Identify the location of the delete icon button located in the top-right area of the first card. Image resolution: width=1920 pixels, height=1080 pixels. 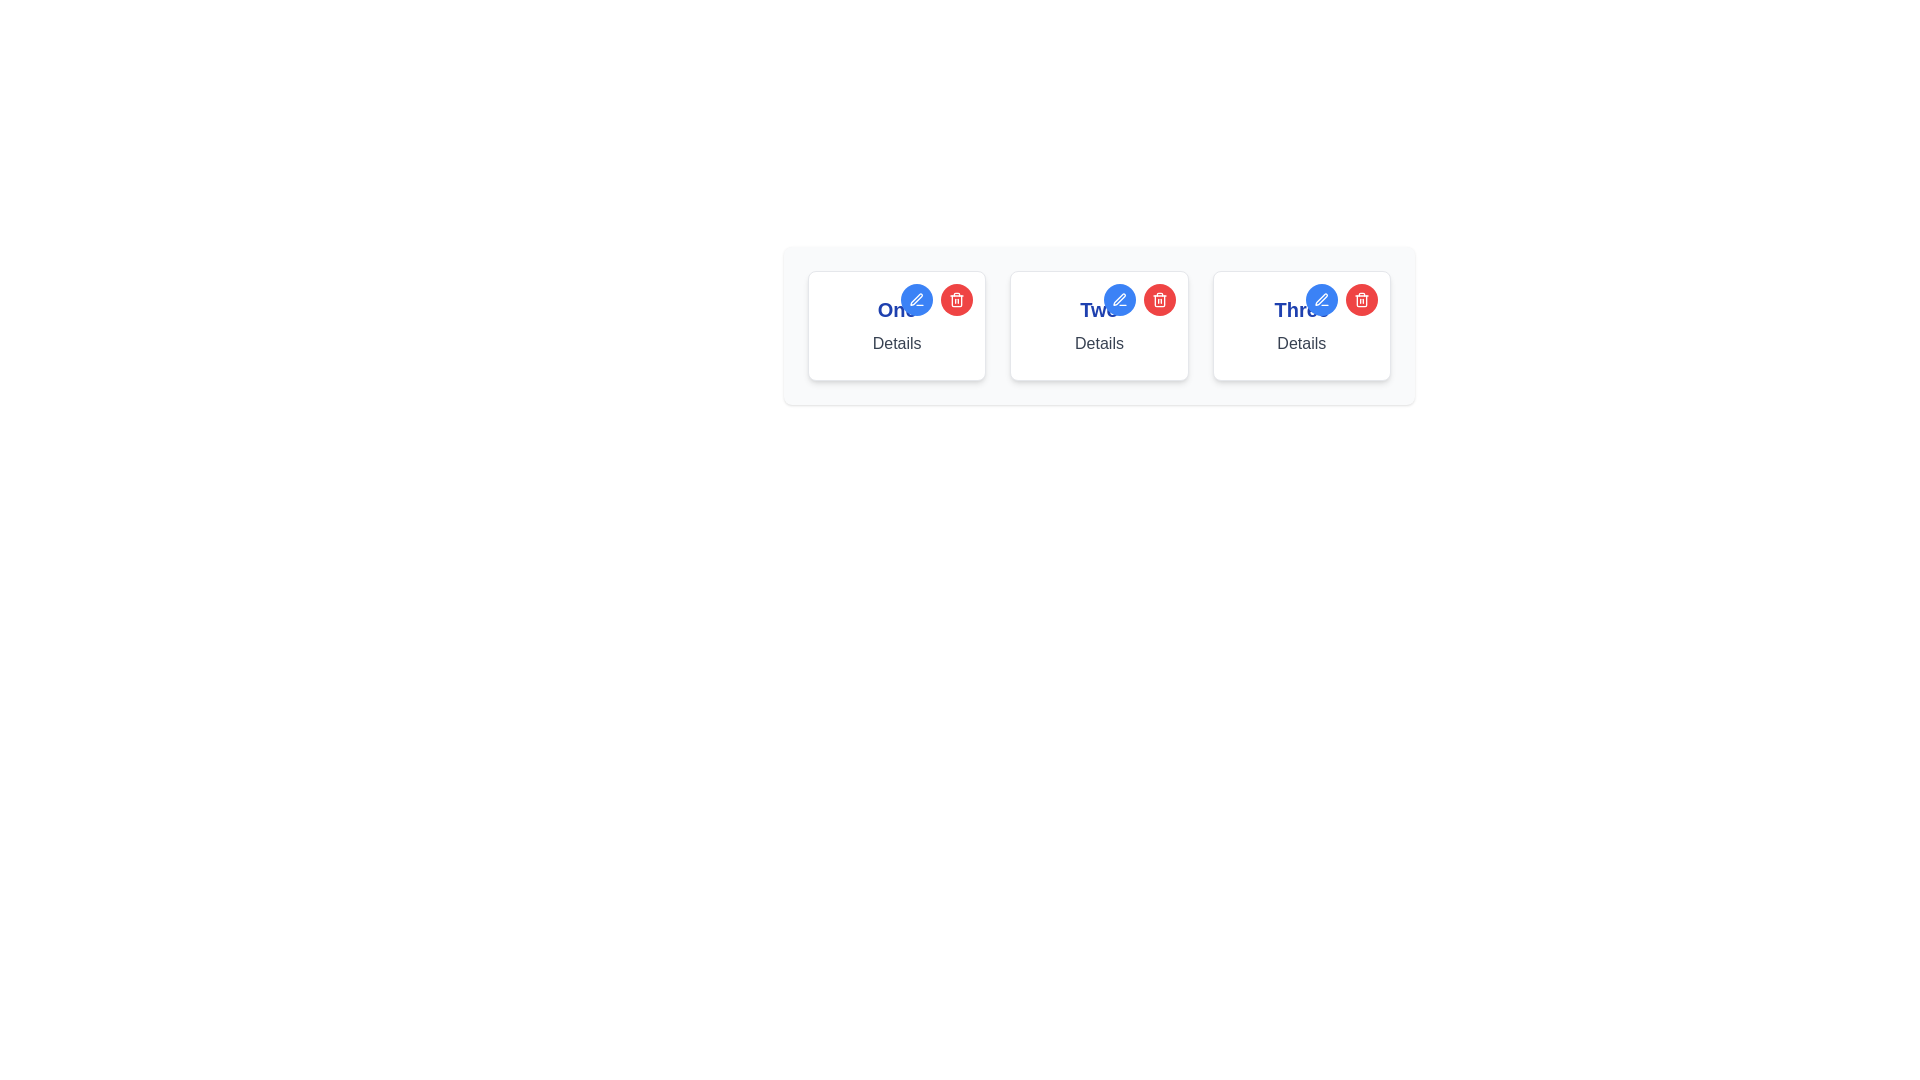
(956, 300).